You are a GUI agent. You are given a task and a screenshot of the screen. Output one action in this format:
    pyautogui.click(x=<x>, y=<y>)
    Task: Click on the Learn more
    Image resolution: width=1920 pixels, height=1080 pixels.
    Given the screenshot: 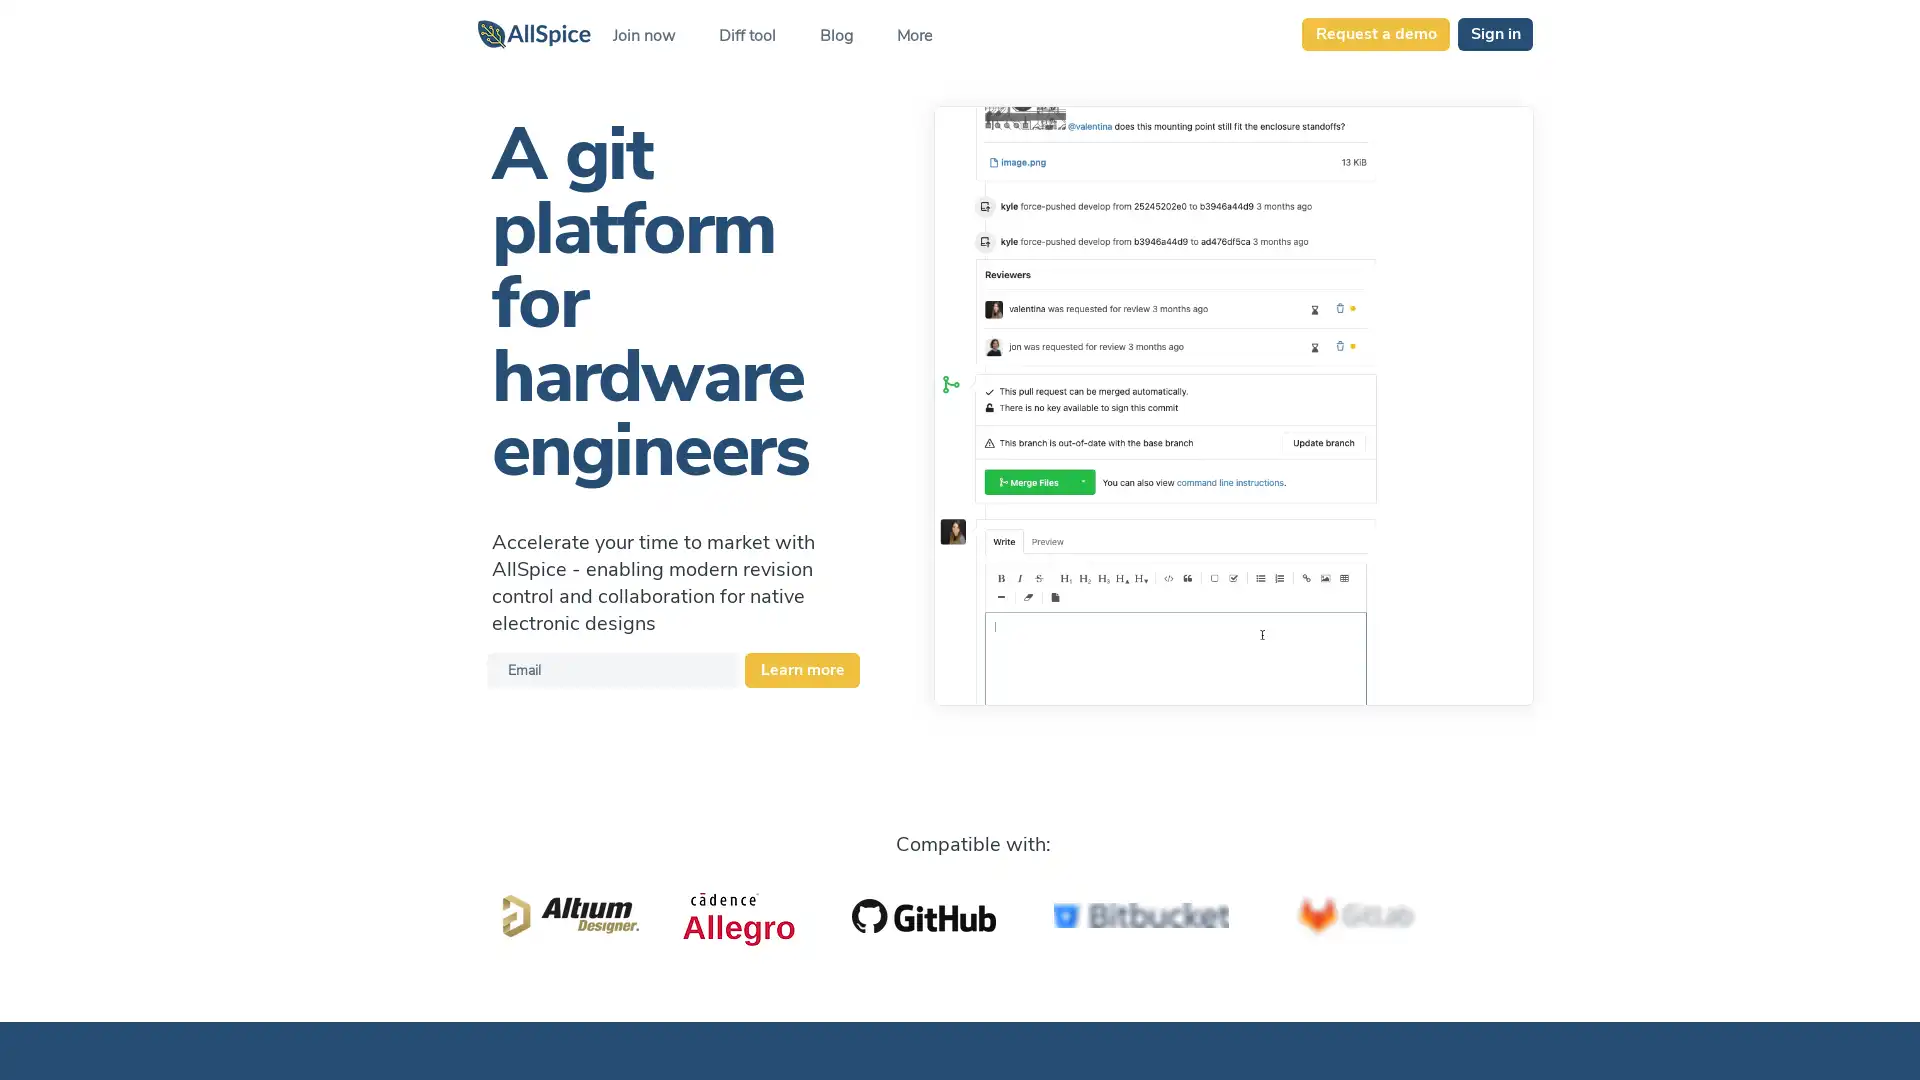 What is the action you would take?
    pyautogui.click(x=802, y=670)
    